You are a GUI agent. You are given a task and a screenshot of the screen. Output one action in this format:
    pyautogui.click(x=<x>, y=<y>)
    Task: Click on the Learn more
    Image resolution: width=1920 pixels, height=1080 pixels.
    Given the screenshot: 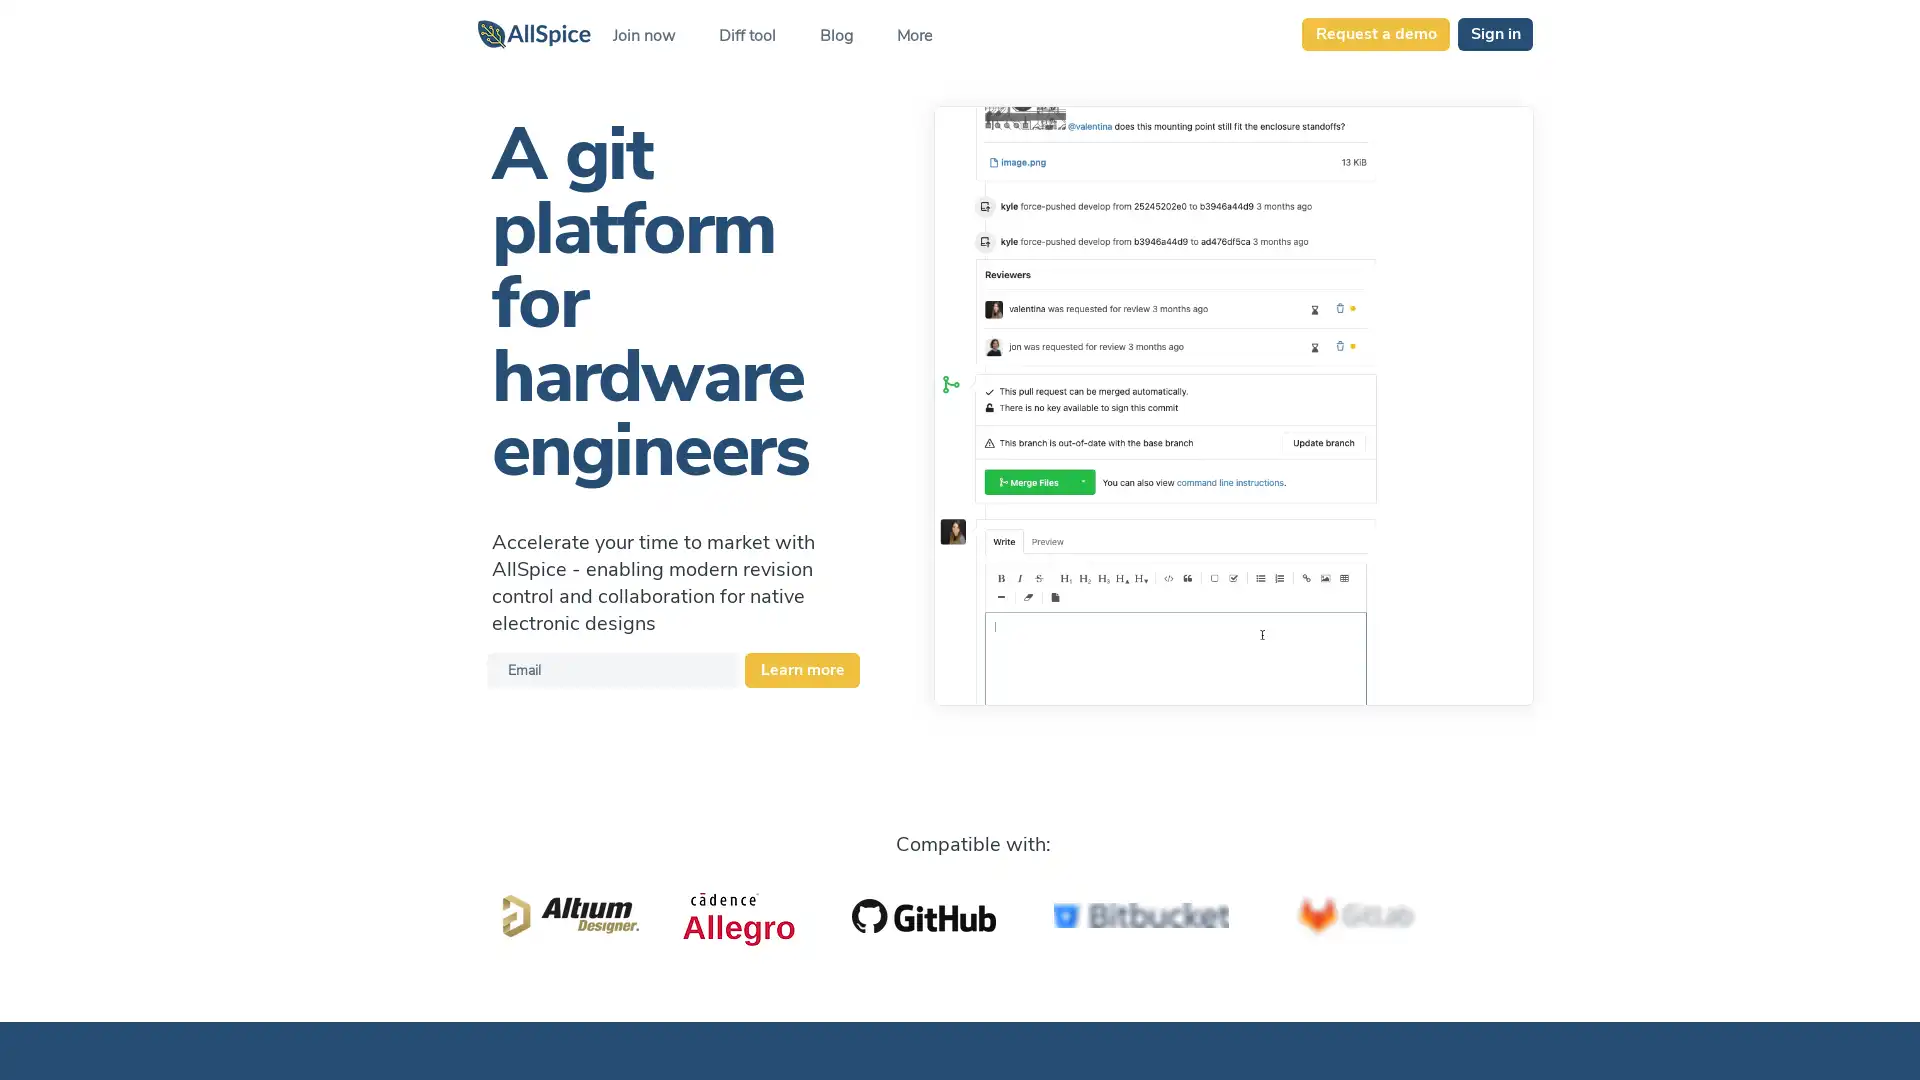 What is the action you would take?
    pyautogui.click(x=802, y=670)
    